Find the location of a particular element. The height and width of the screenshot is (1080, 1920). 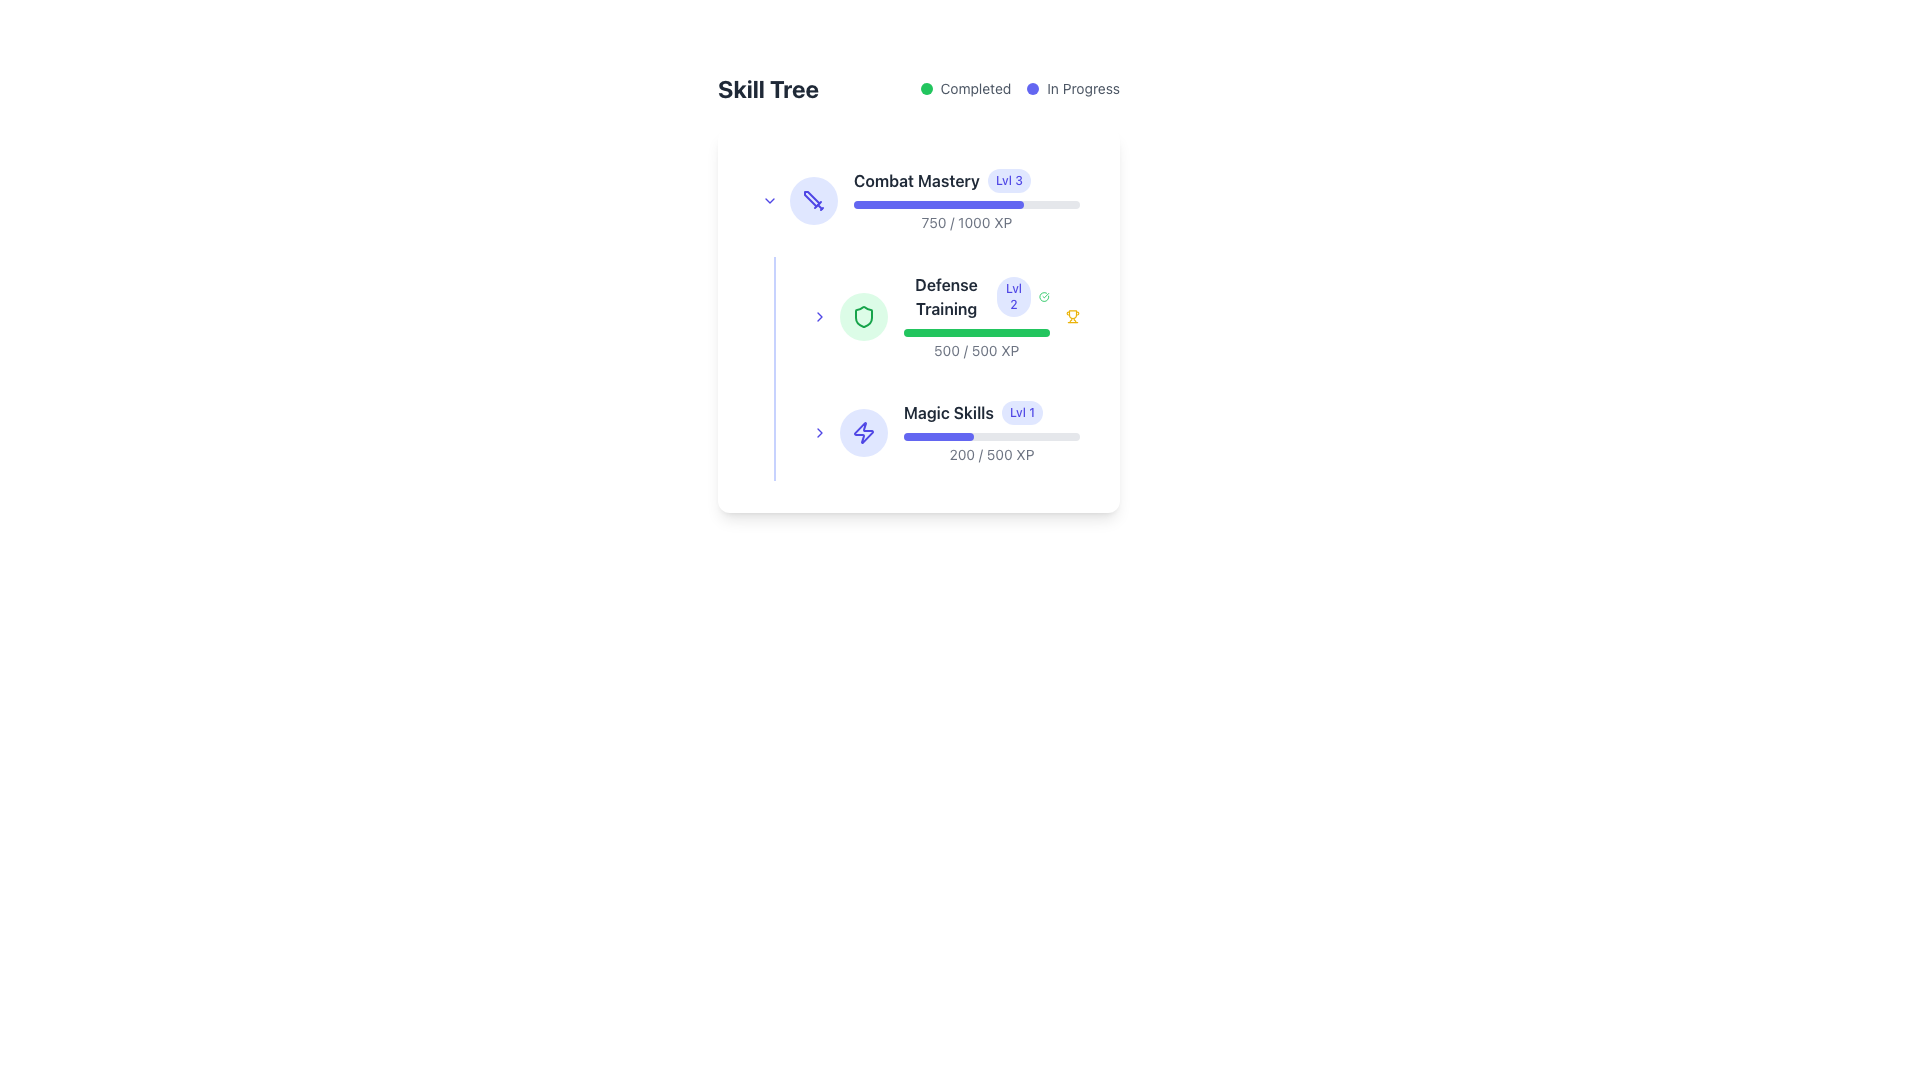

the progress level of the Progress Bar located under 'Magic Skills' and above the XP indicator '200 / 500 XP' in the skill tree interface is located at coordinates (992, 435).